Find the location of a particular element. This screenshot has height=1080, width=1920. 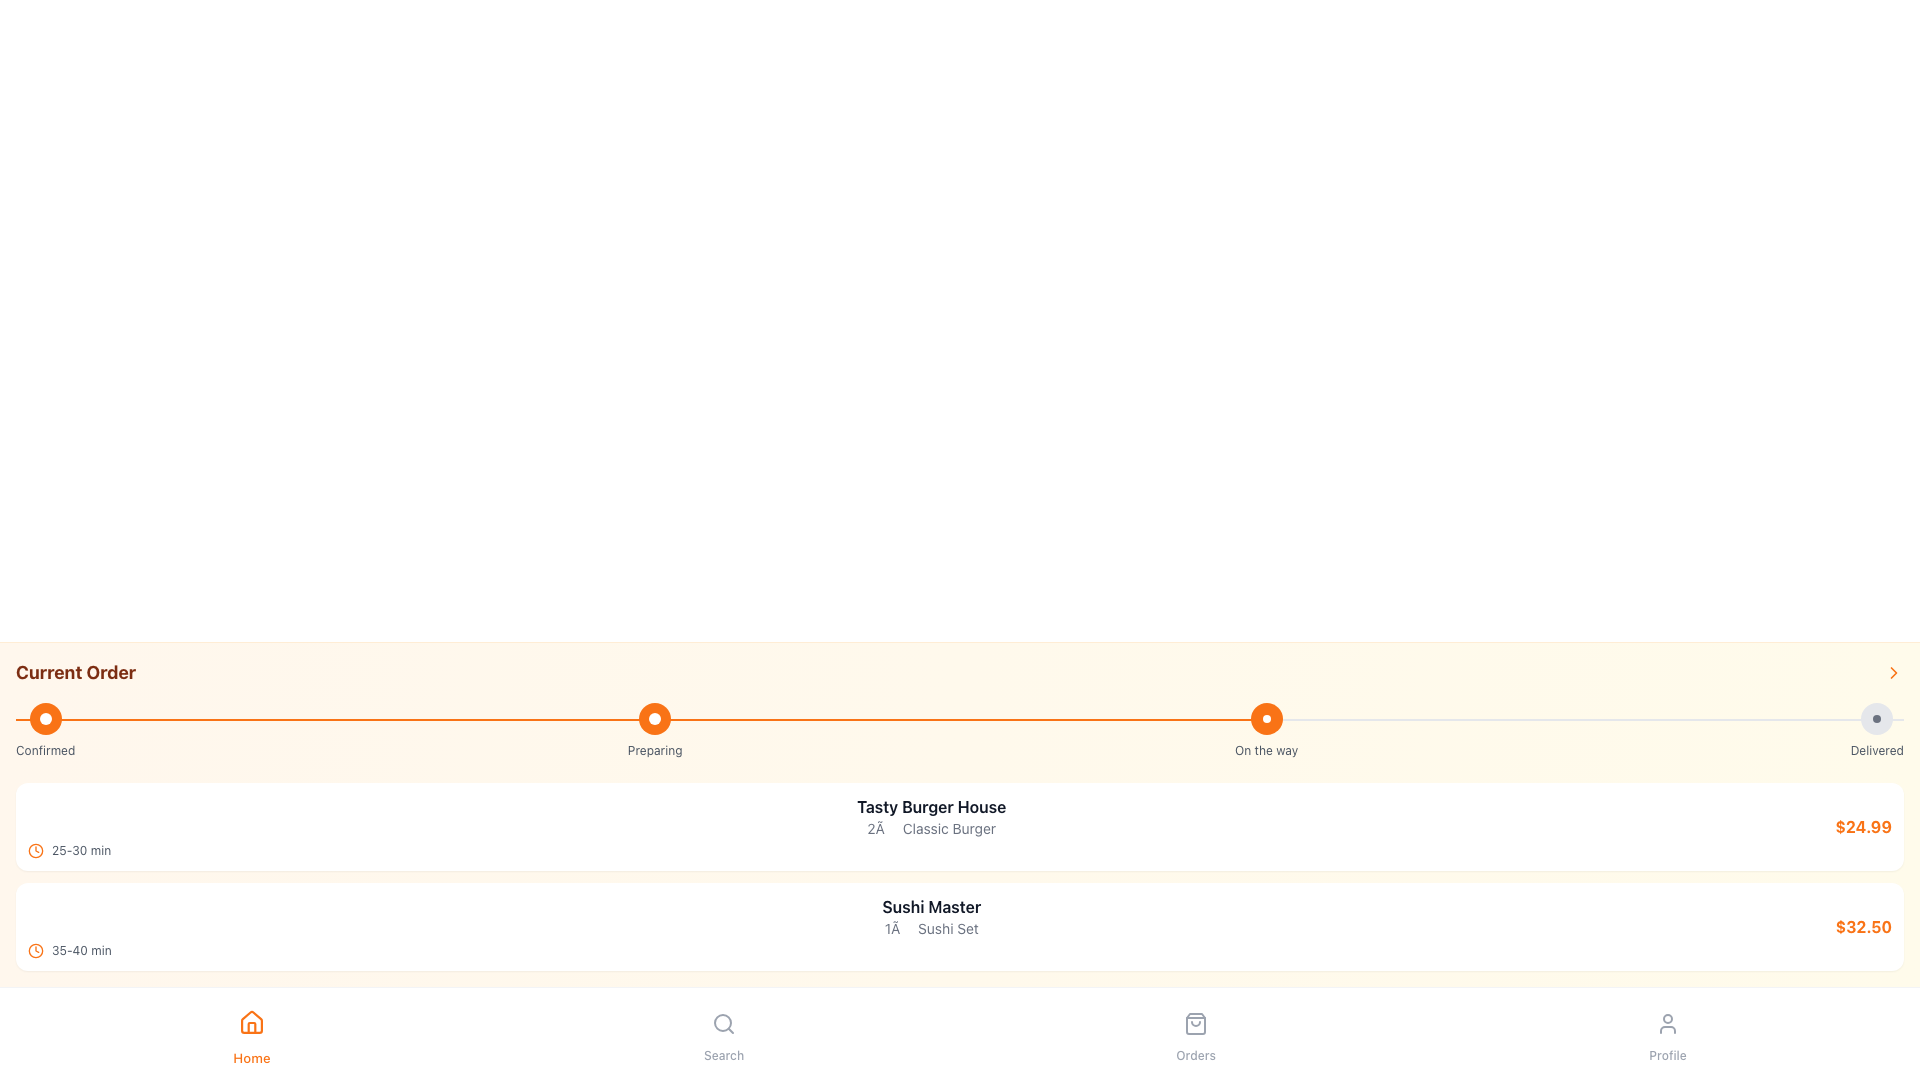

'Profile' label located beneath the user silhouette icon in the bottom navigation bar, which is the rightmost element after 'Home', 'Search', and 'Orders' is located at coordinates (1668, 1055).